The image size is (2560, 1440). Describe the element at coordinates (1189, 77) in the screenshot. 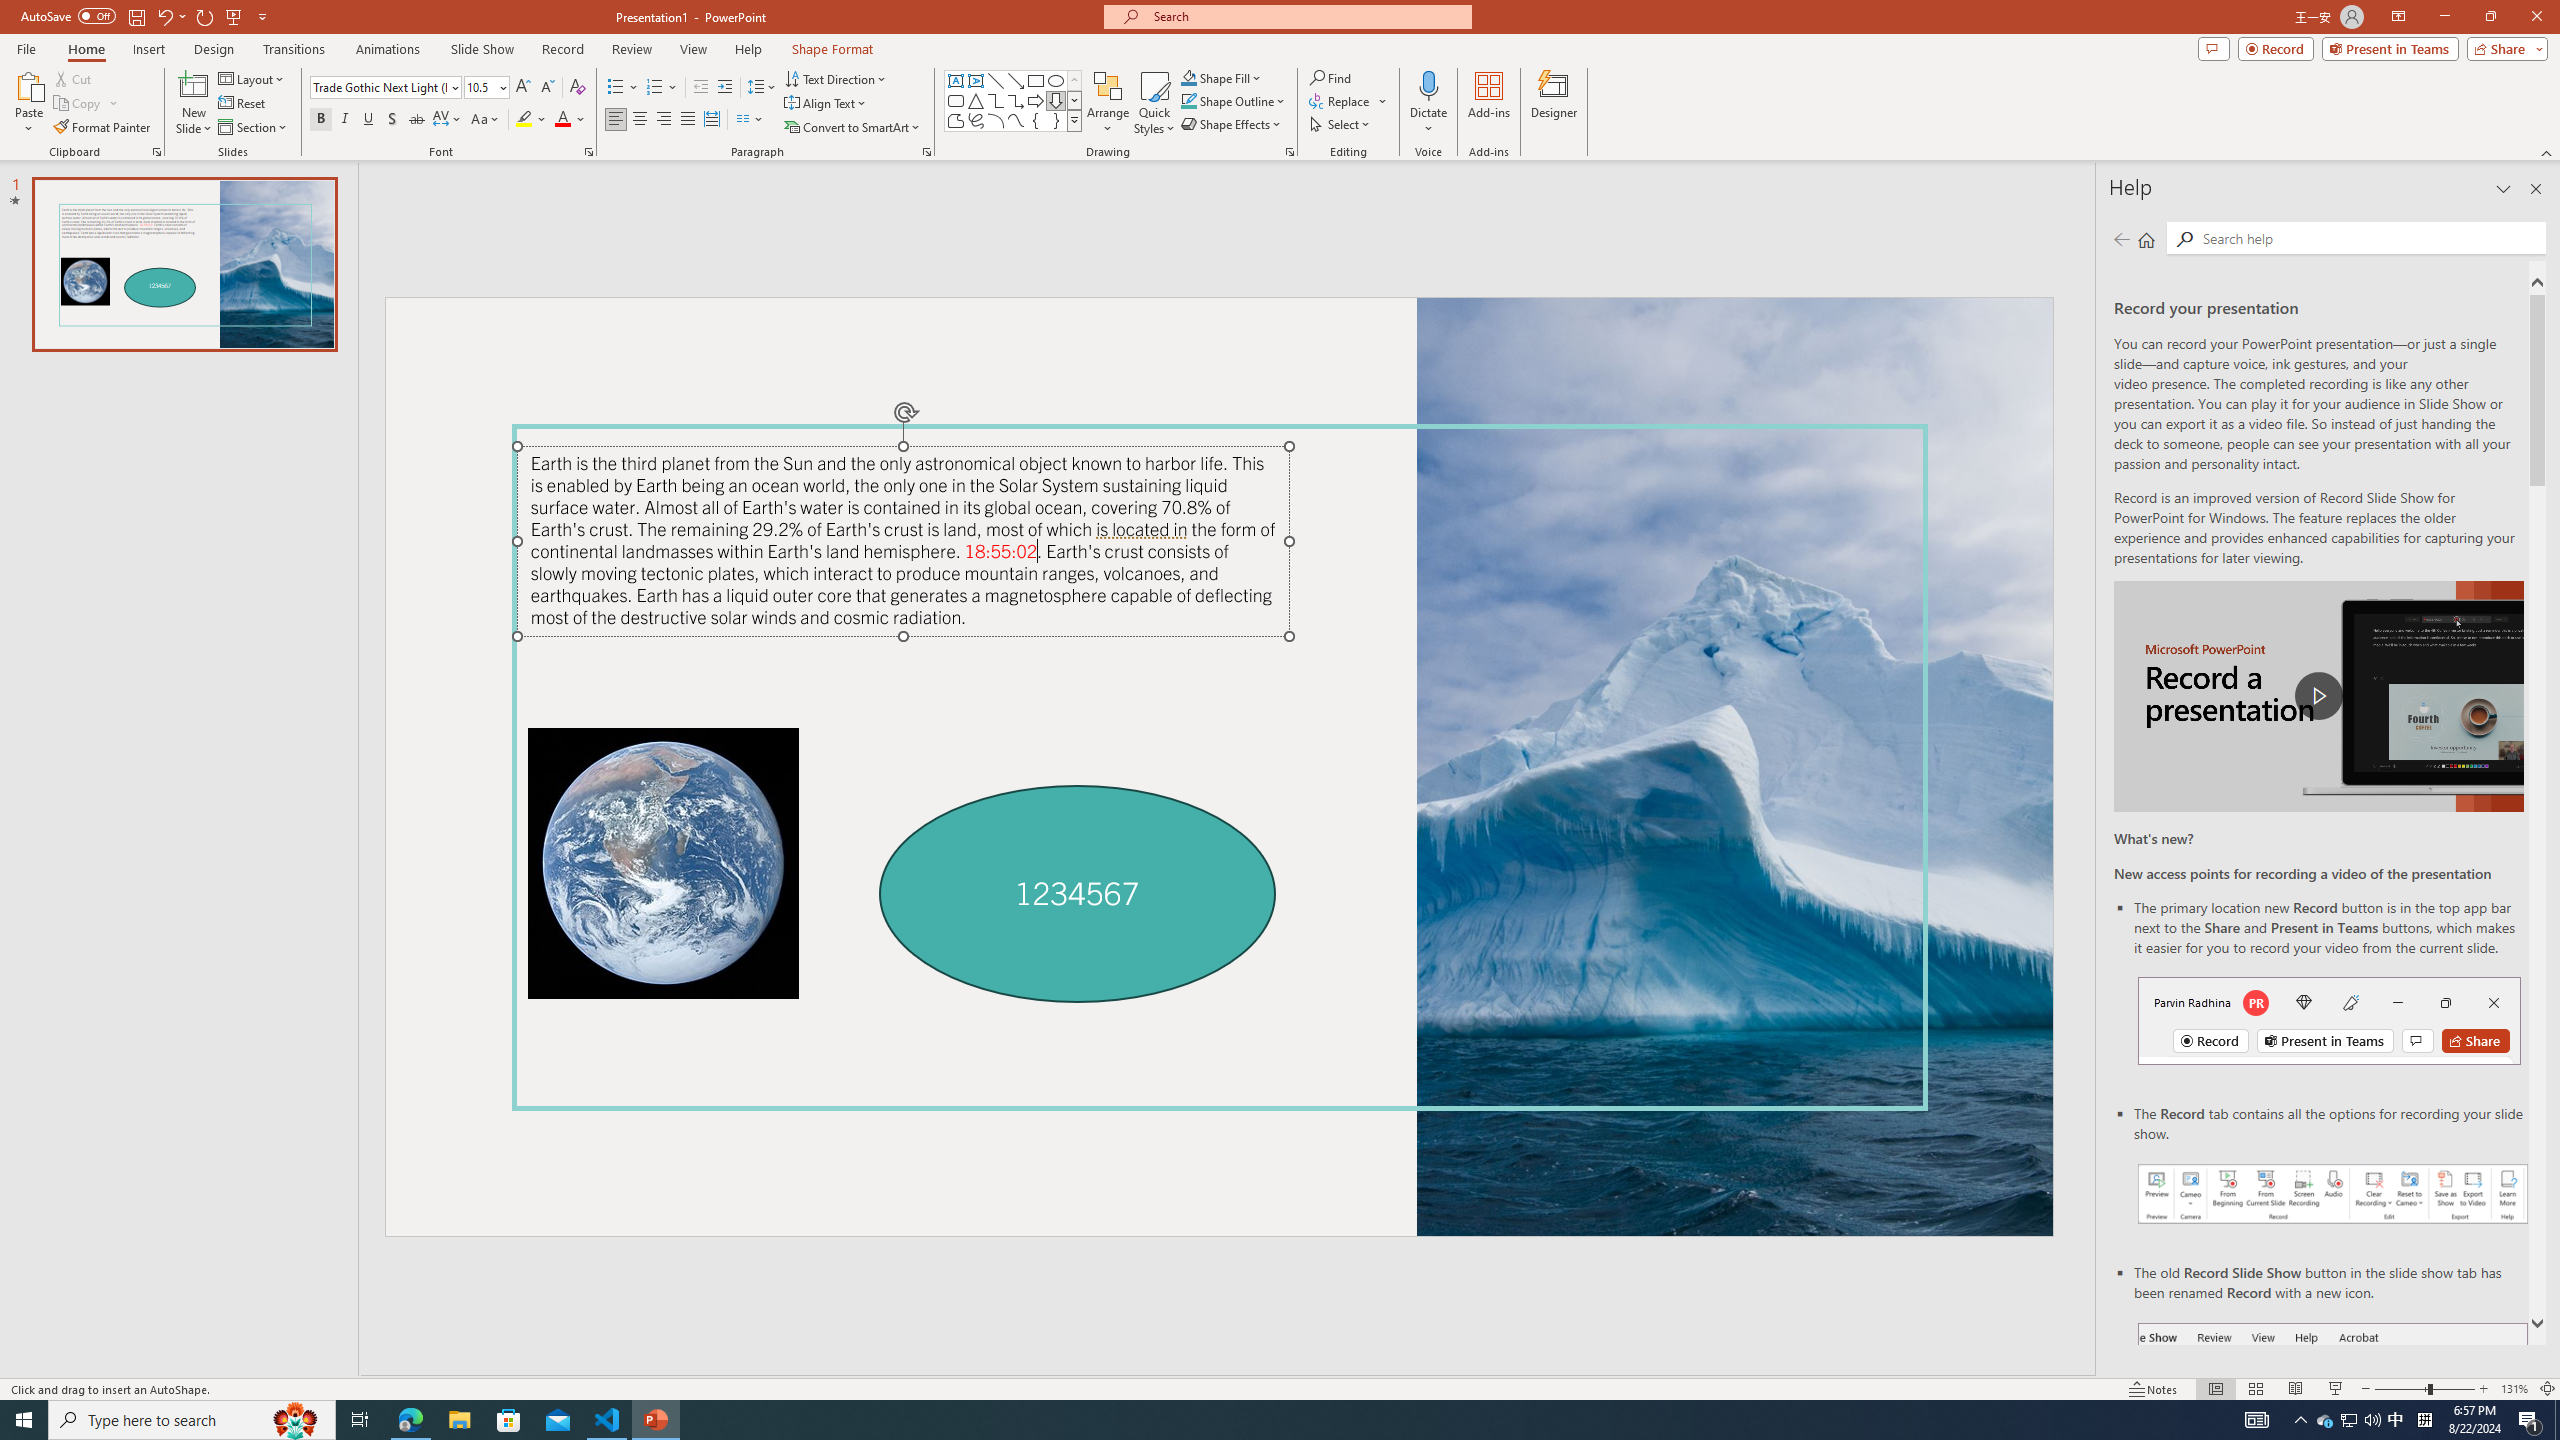

I see `'Shape Fill Aqua, Accent 2'` at that location.